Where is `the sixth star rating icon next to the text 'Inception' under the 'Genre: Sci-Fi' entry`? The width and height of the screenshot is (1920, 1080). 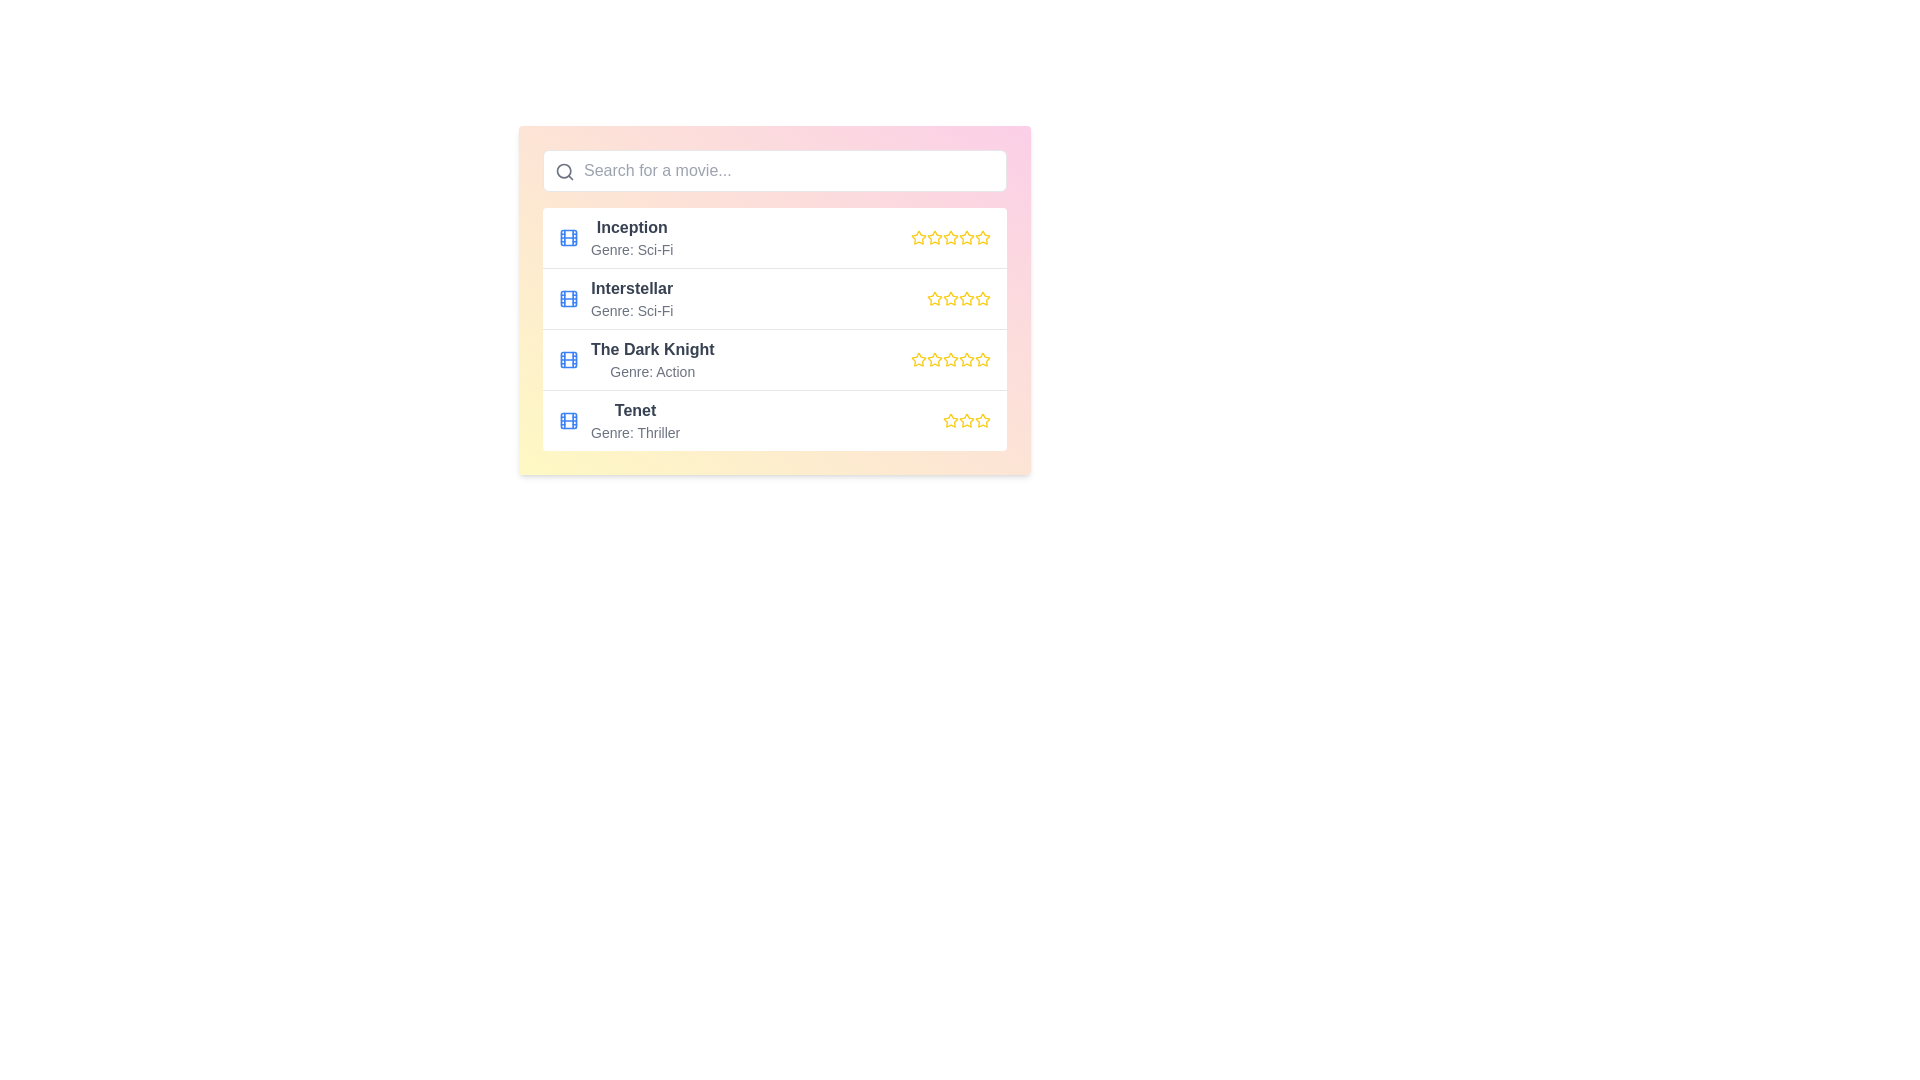 the sixth star rating icon next to the text 'Inception' under the 'Genre: Sci-Fi' entry is located at coordinates (966, 237).